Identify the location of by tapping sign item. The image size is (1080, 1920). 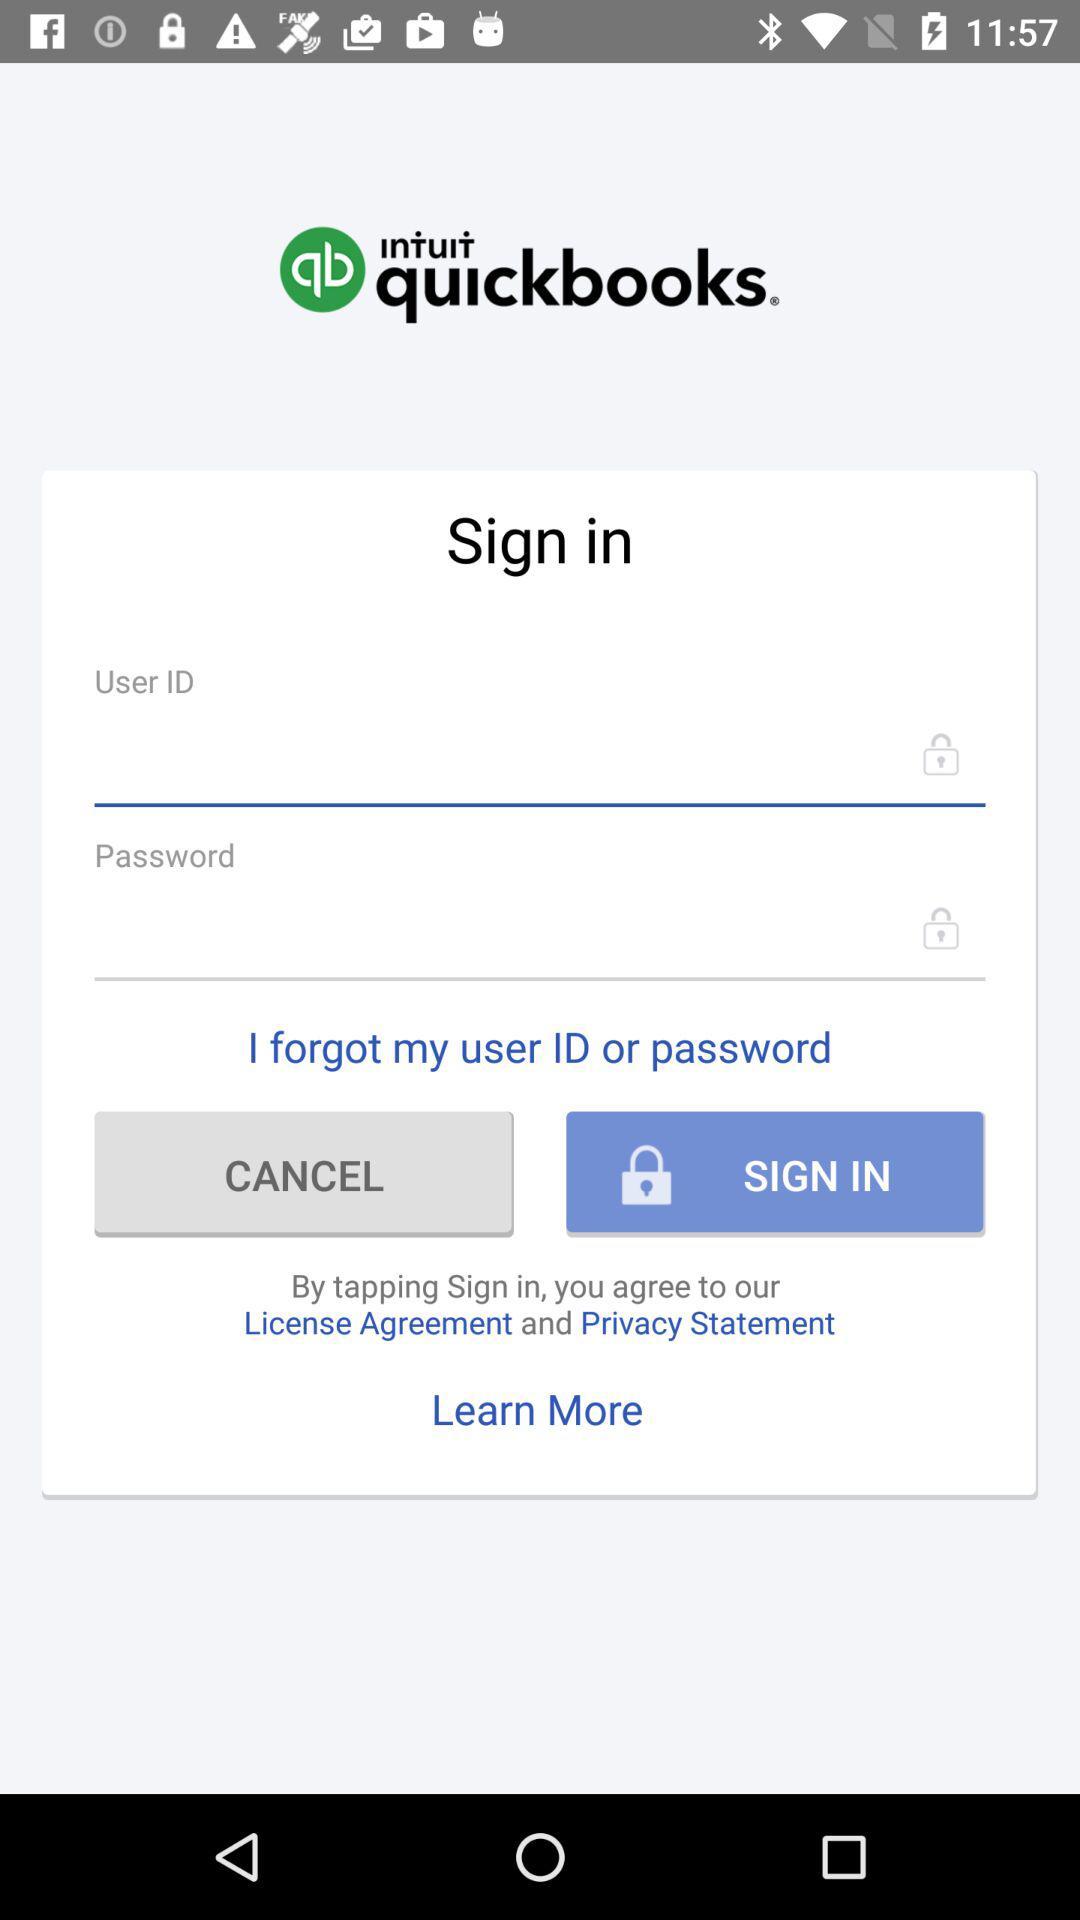
(538, 1303).